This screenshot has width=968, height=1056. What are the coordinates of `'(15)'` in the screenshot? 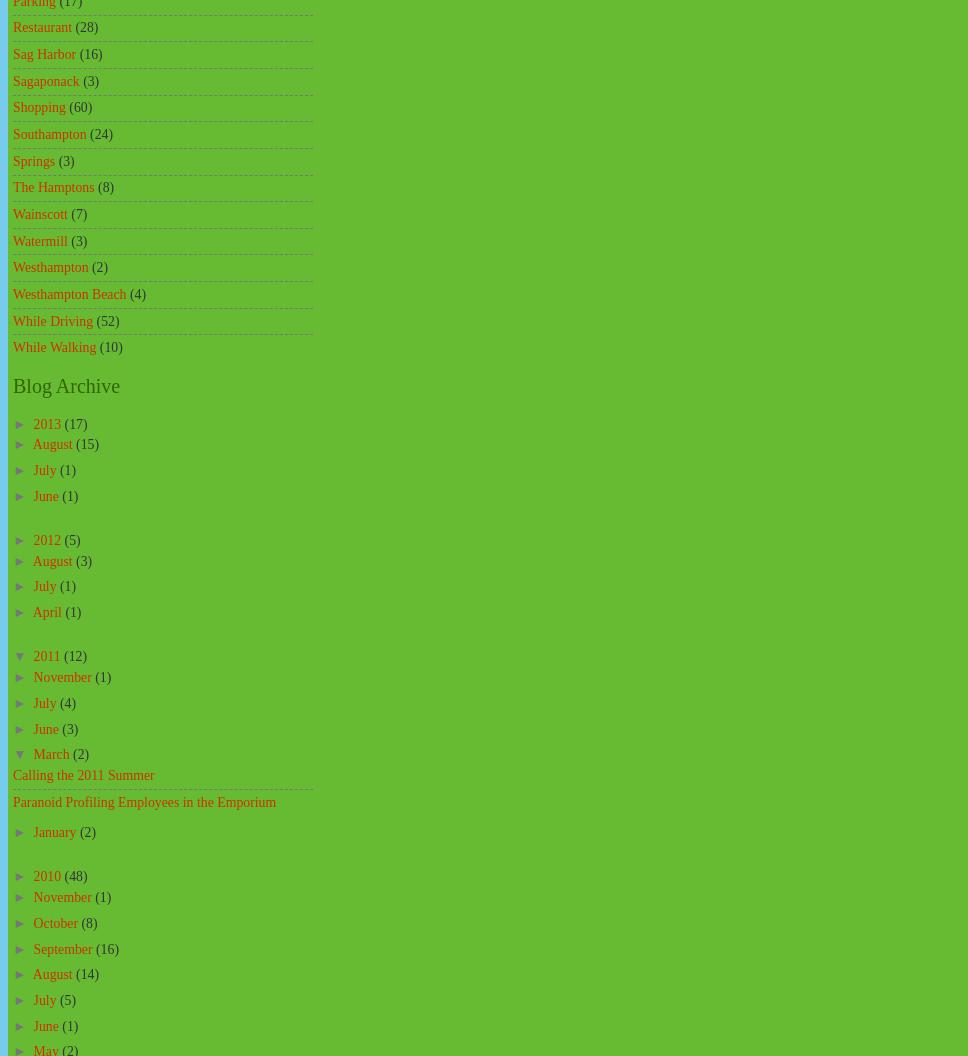 It's located at (87, 444).